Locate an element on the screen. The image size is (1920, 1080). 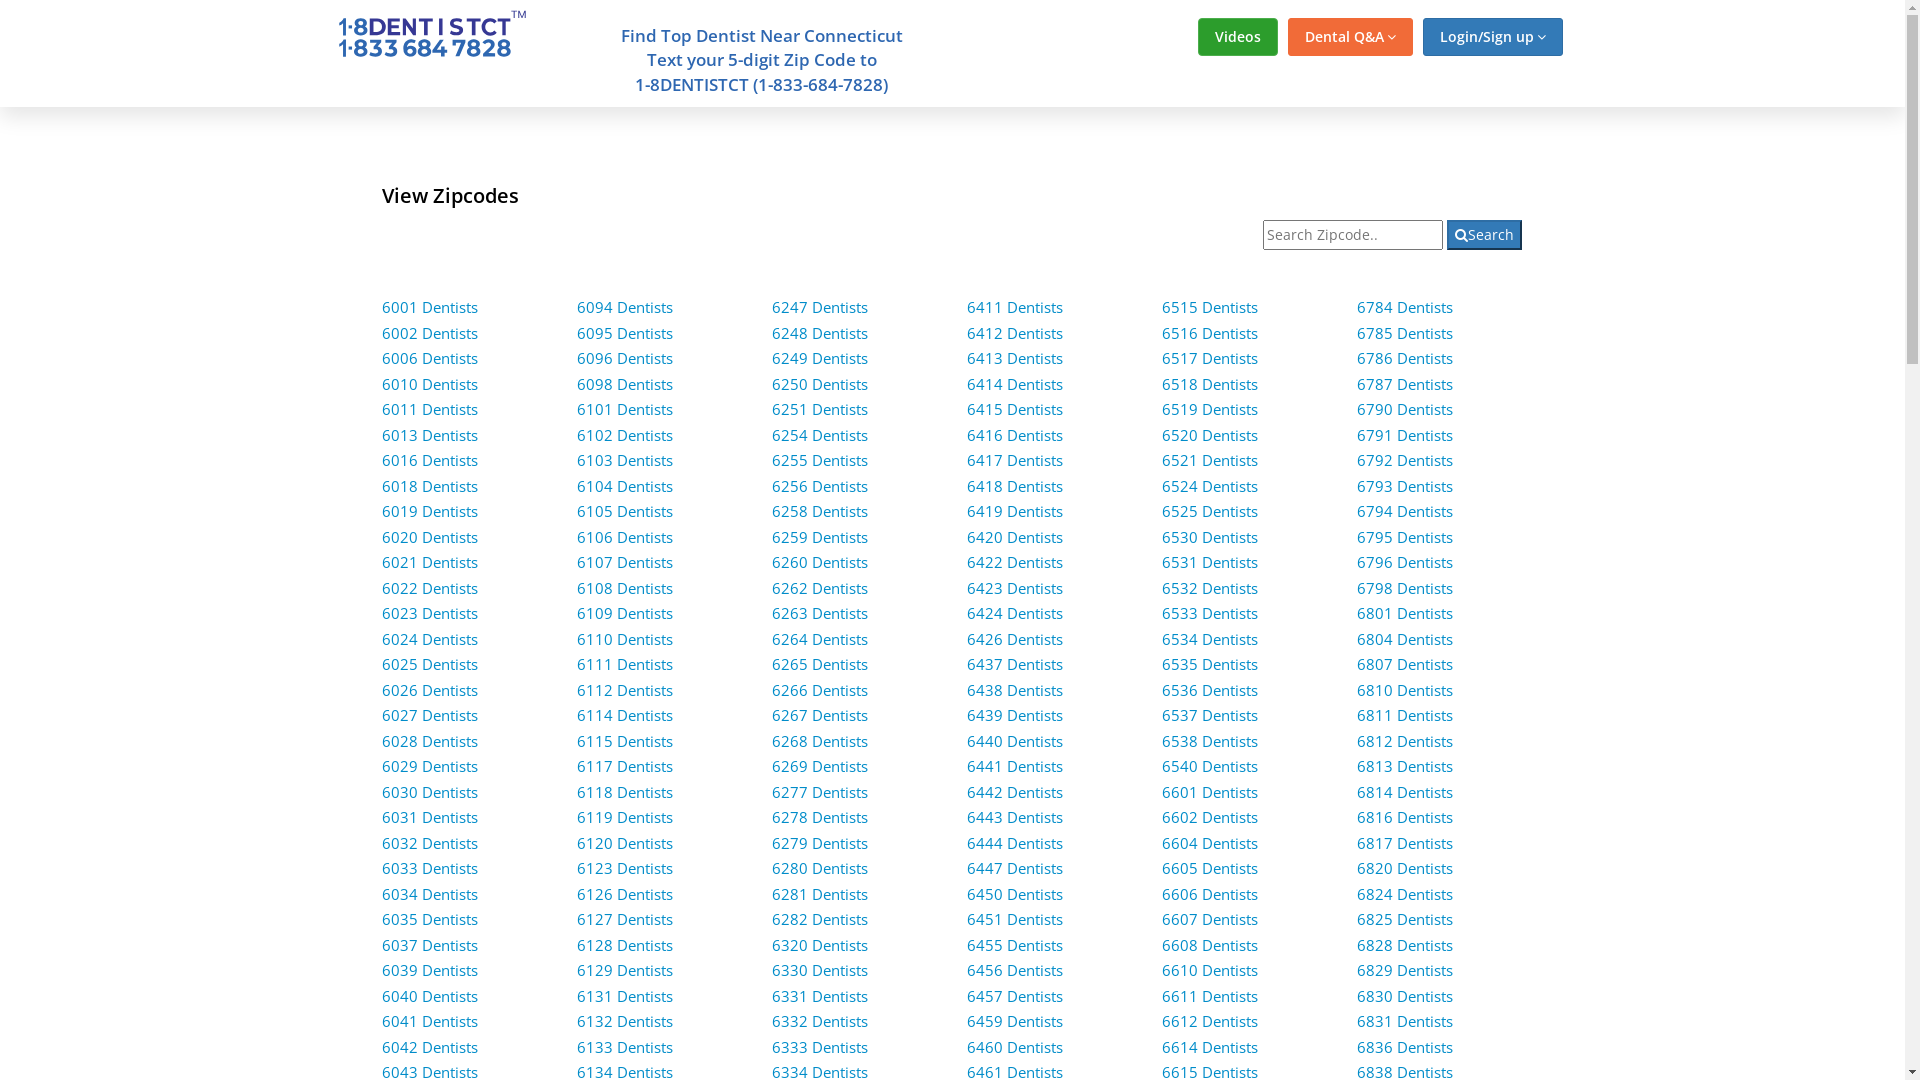
'6098 Dentists' is located at coordinates (623, 384).